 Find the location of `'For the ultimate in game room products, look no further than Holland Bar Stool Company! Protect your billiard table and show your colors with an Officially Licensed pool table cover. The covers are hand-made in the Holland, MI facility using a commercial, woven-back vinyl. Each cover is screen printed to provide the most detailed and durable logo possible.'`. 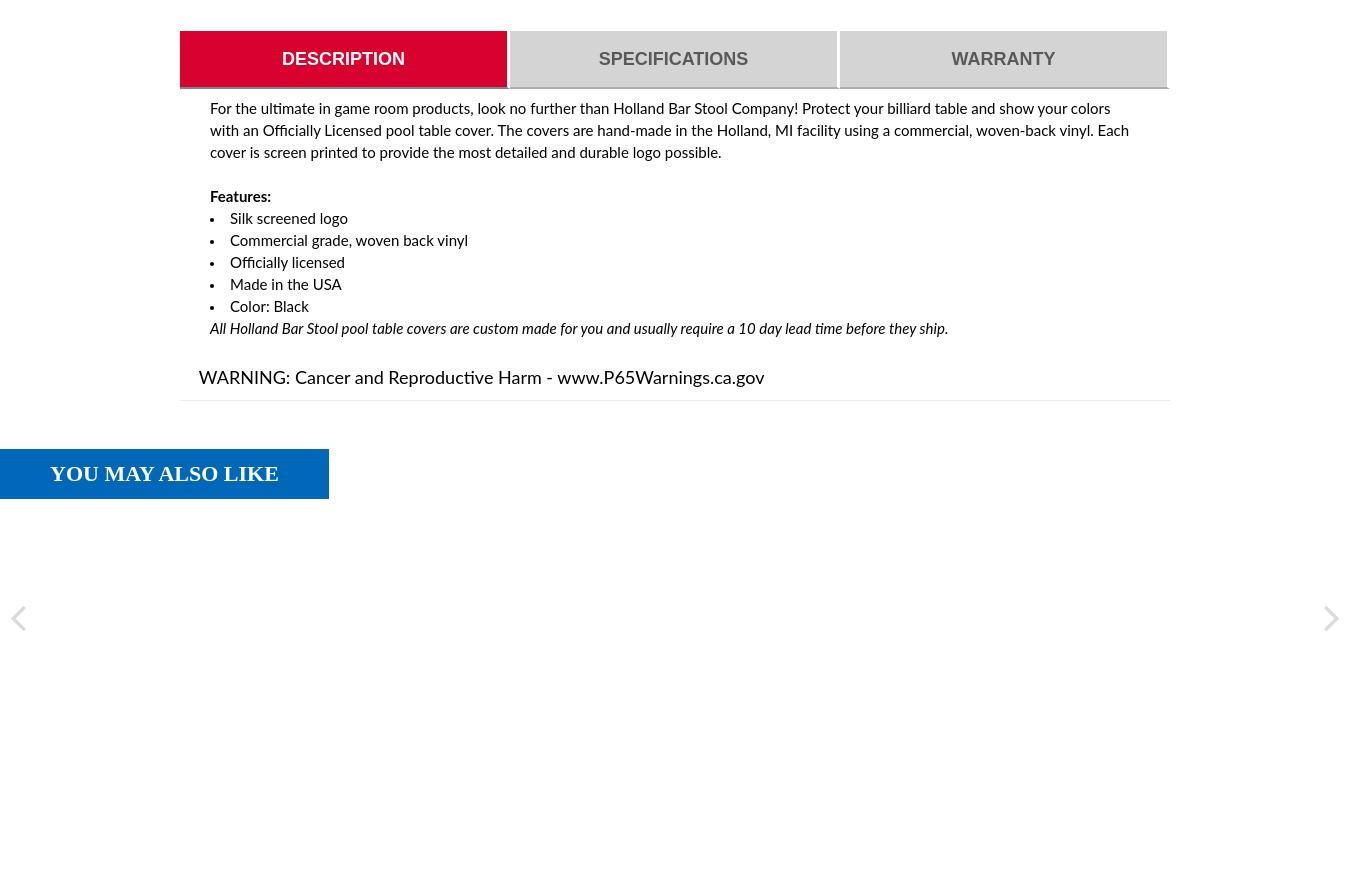

'For the ultimate in game room products, look no further than Holland Bar Stool Company! Protect your billiard table and show your colors with an Officially Licensed pool table cover. The covers are hand-made in the Holland, MI facility using a commercial, woven-back vinyl. Each cover is screen printed to provide the most detailed and durable logo possible.' is located at coordinates (669, 130).